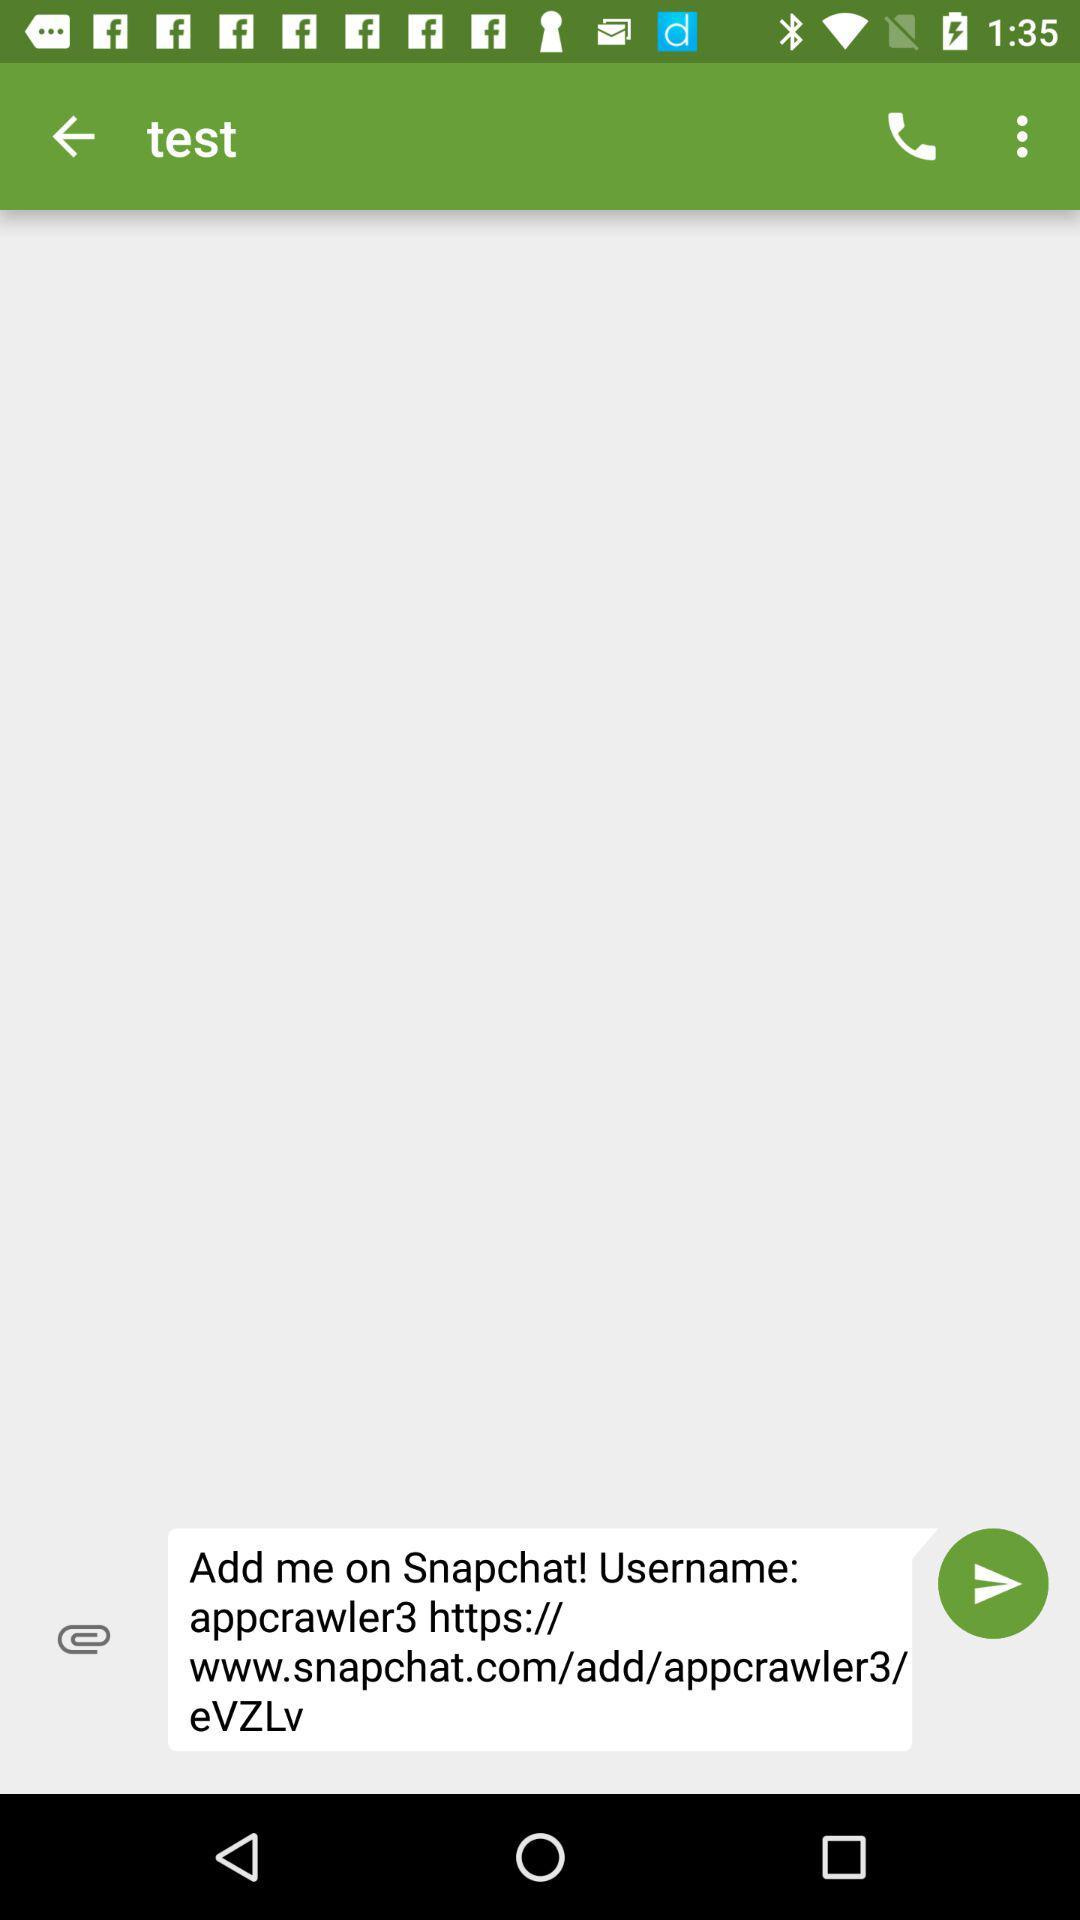 The height and width of the screenshot is (1920, 1080). Describe the element at coordinates (83, 1639) in the screenshot. I see `the item at the bottom left corner` at that location.